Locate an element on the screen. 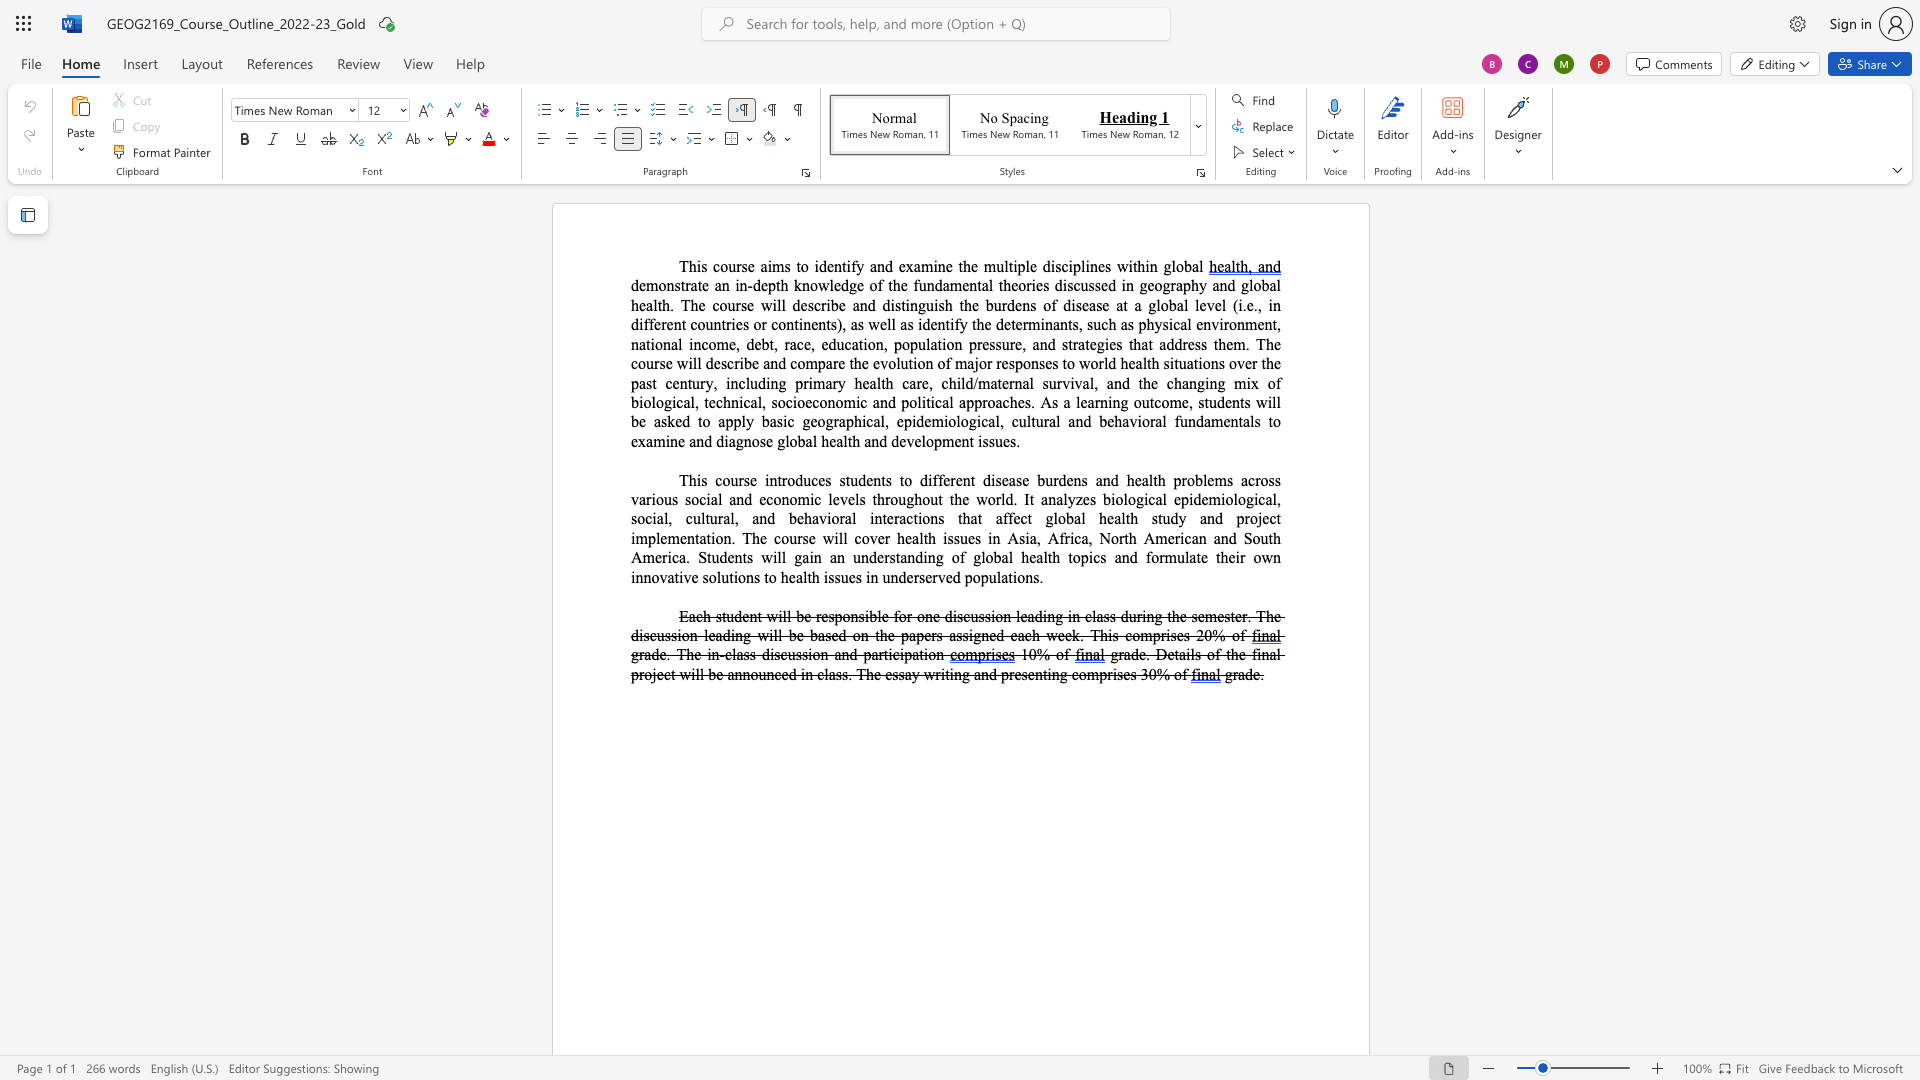  the space between the continuous character "m" and "u" in the text is located at coordinates (995, 265).